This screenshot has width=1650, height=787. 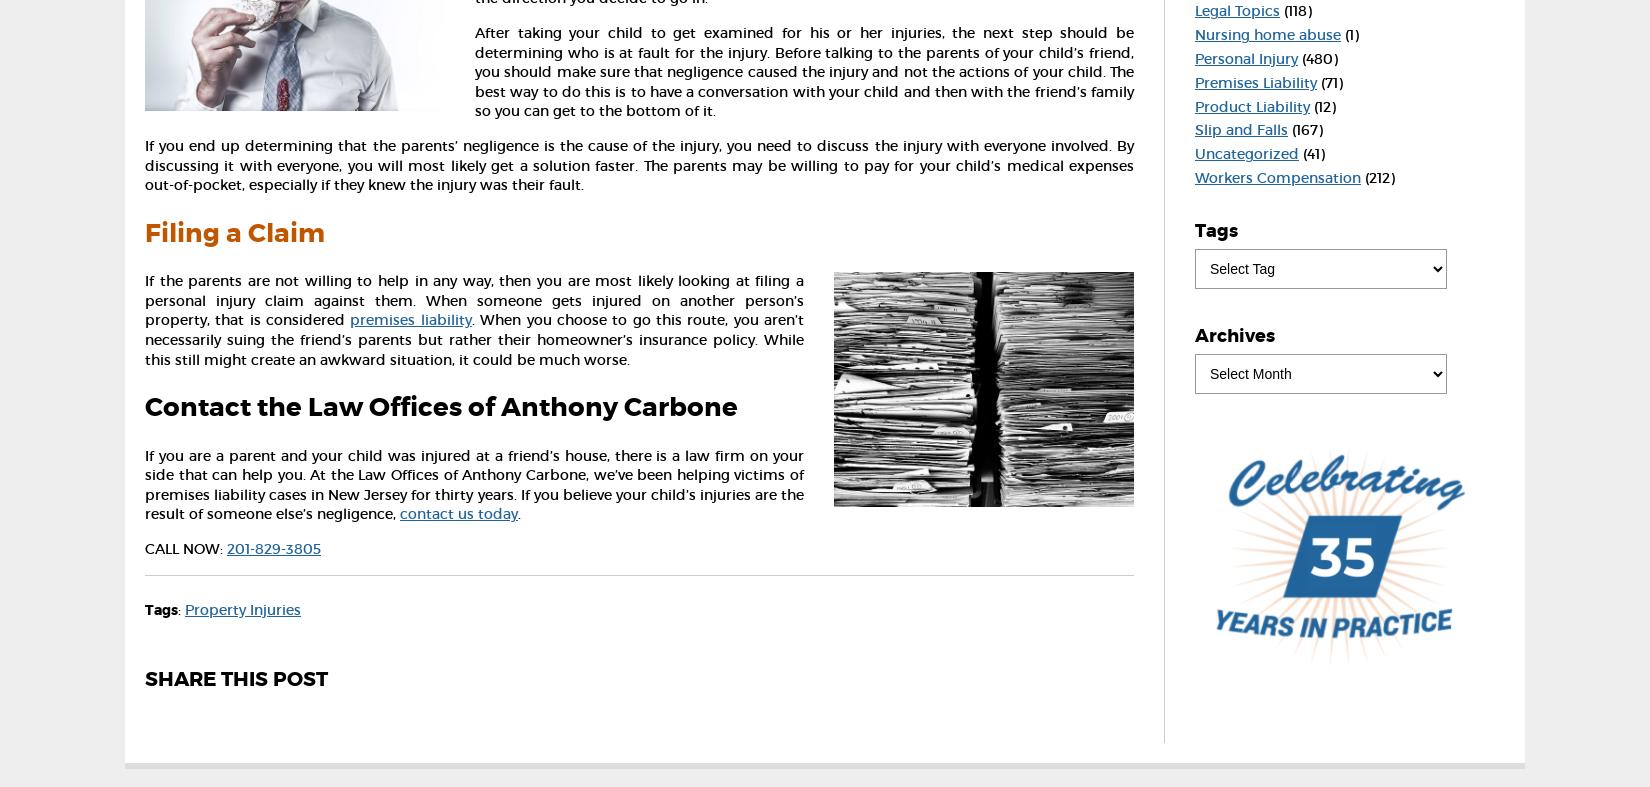 What do you see at coordinates (1251, 105) in the screenshot?
I see `'Product Liability'` at bounding box center [1251, 105].